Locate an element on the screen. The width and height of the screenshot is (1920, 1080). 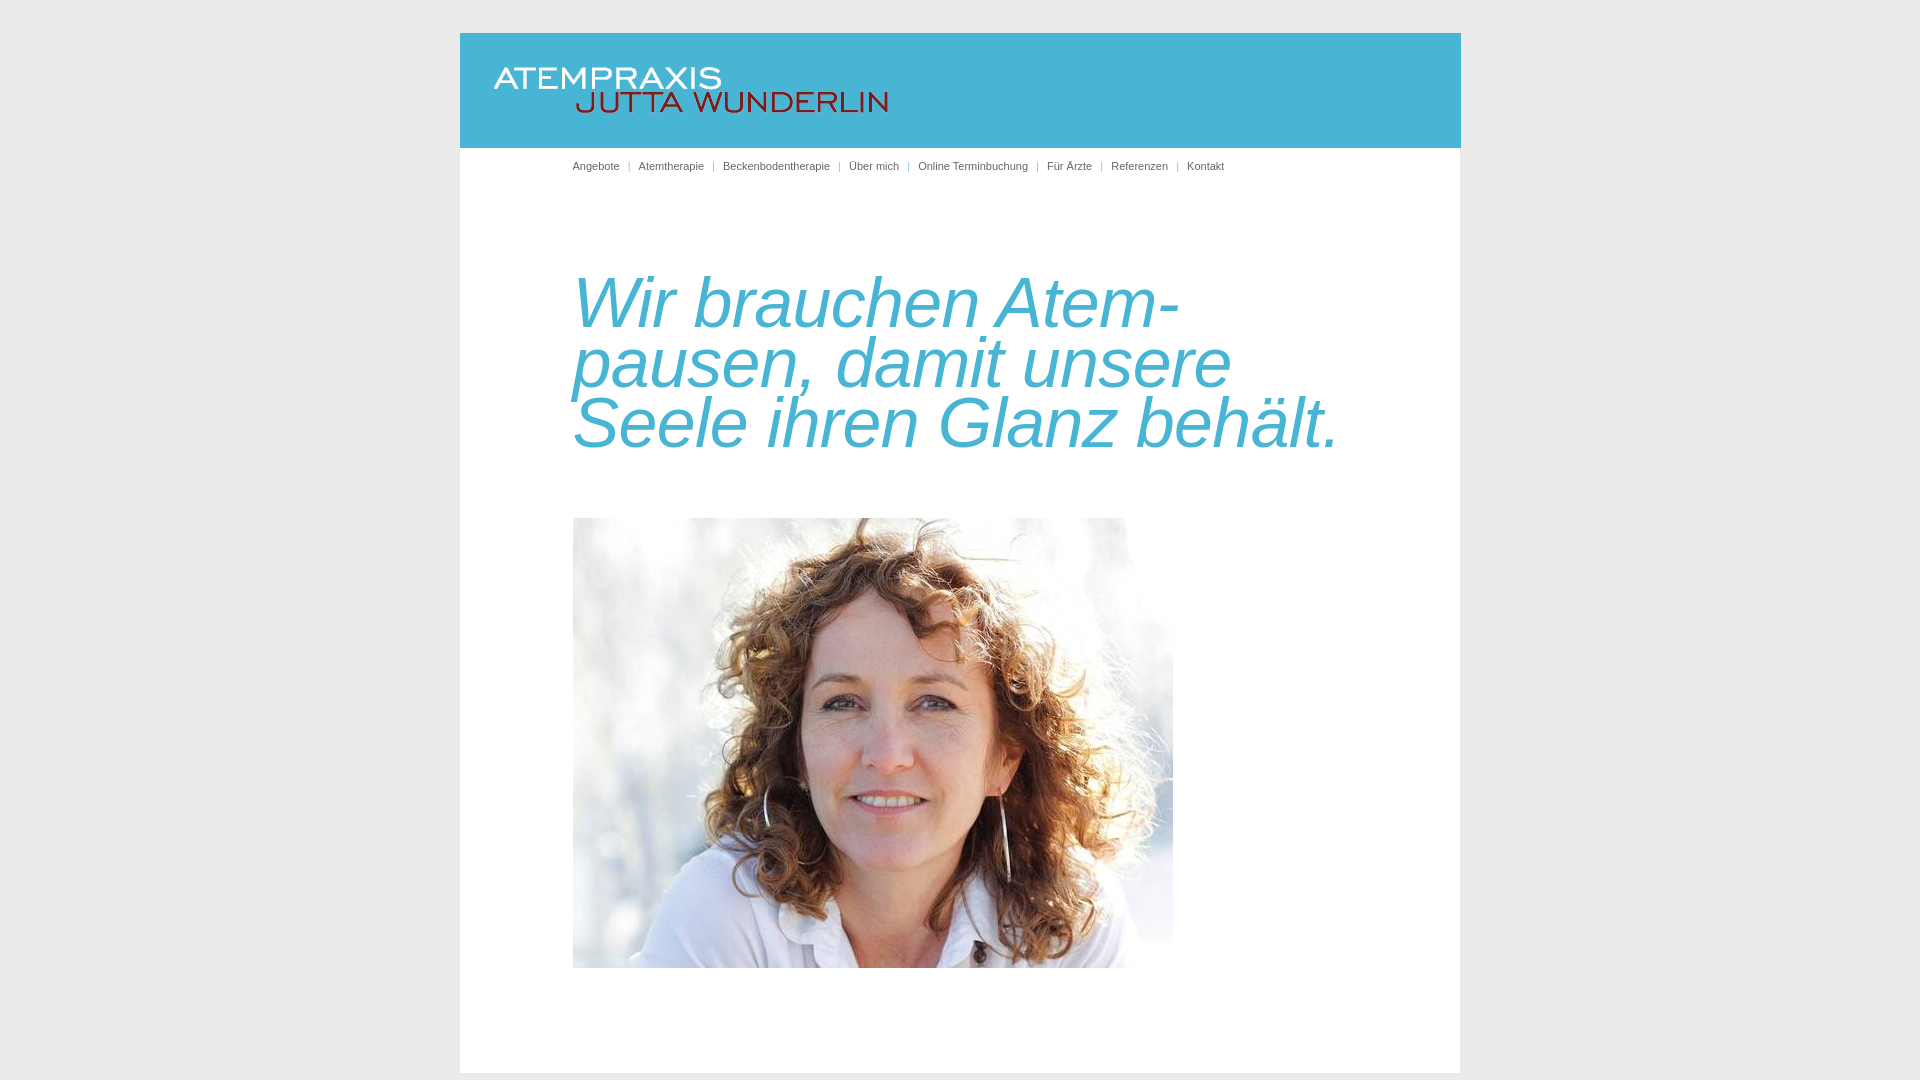
'Kontakt' is located at coordinates (1204, 164).